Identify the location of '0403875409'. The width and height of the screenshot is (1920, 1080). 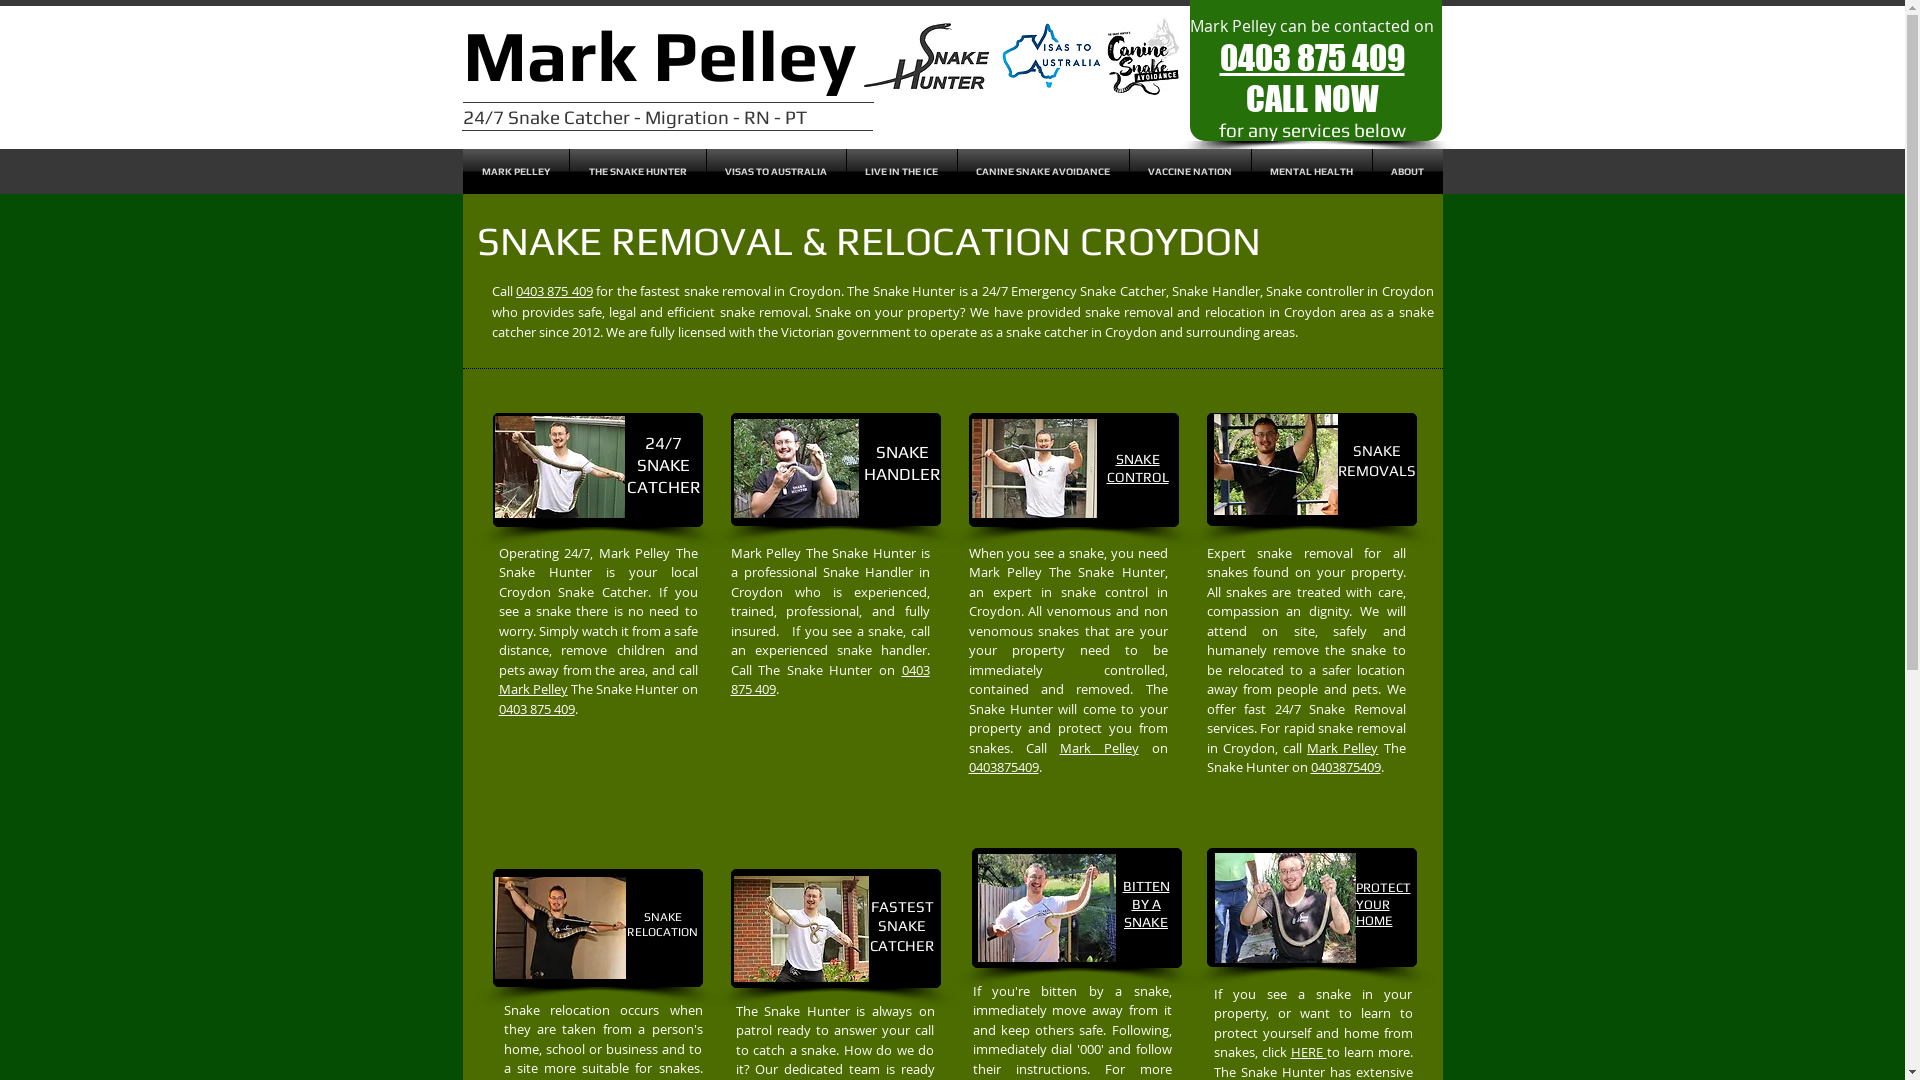
(1003, 766).